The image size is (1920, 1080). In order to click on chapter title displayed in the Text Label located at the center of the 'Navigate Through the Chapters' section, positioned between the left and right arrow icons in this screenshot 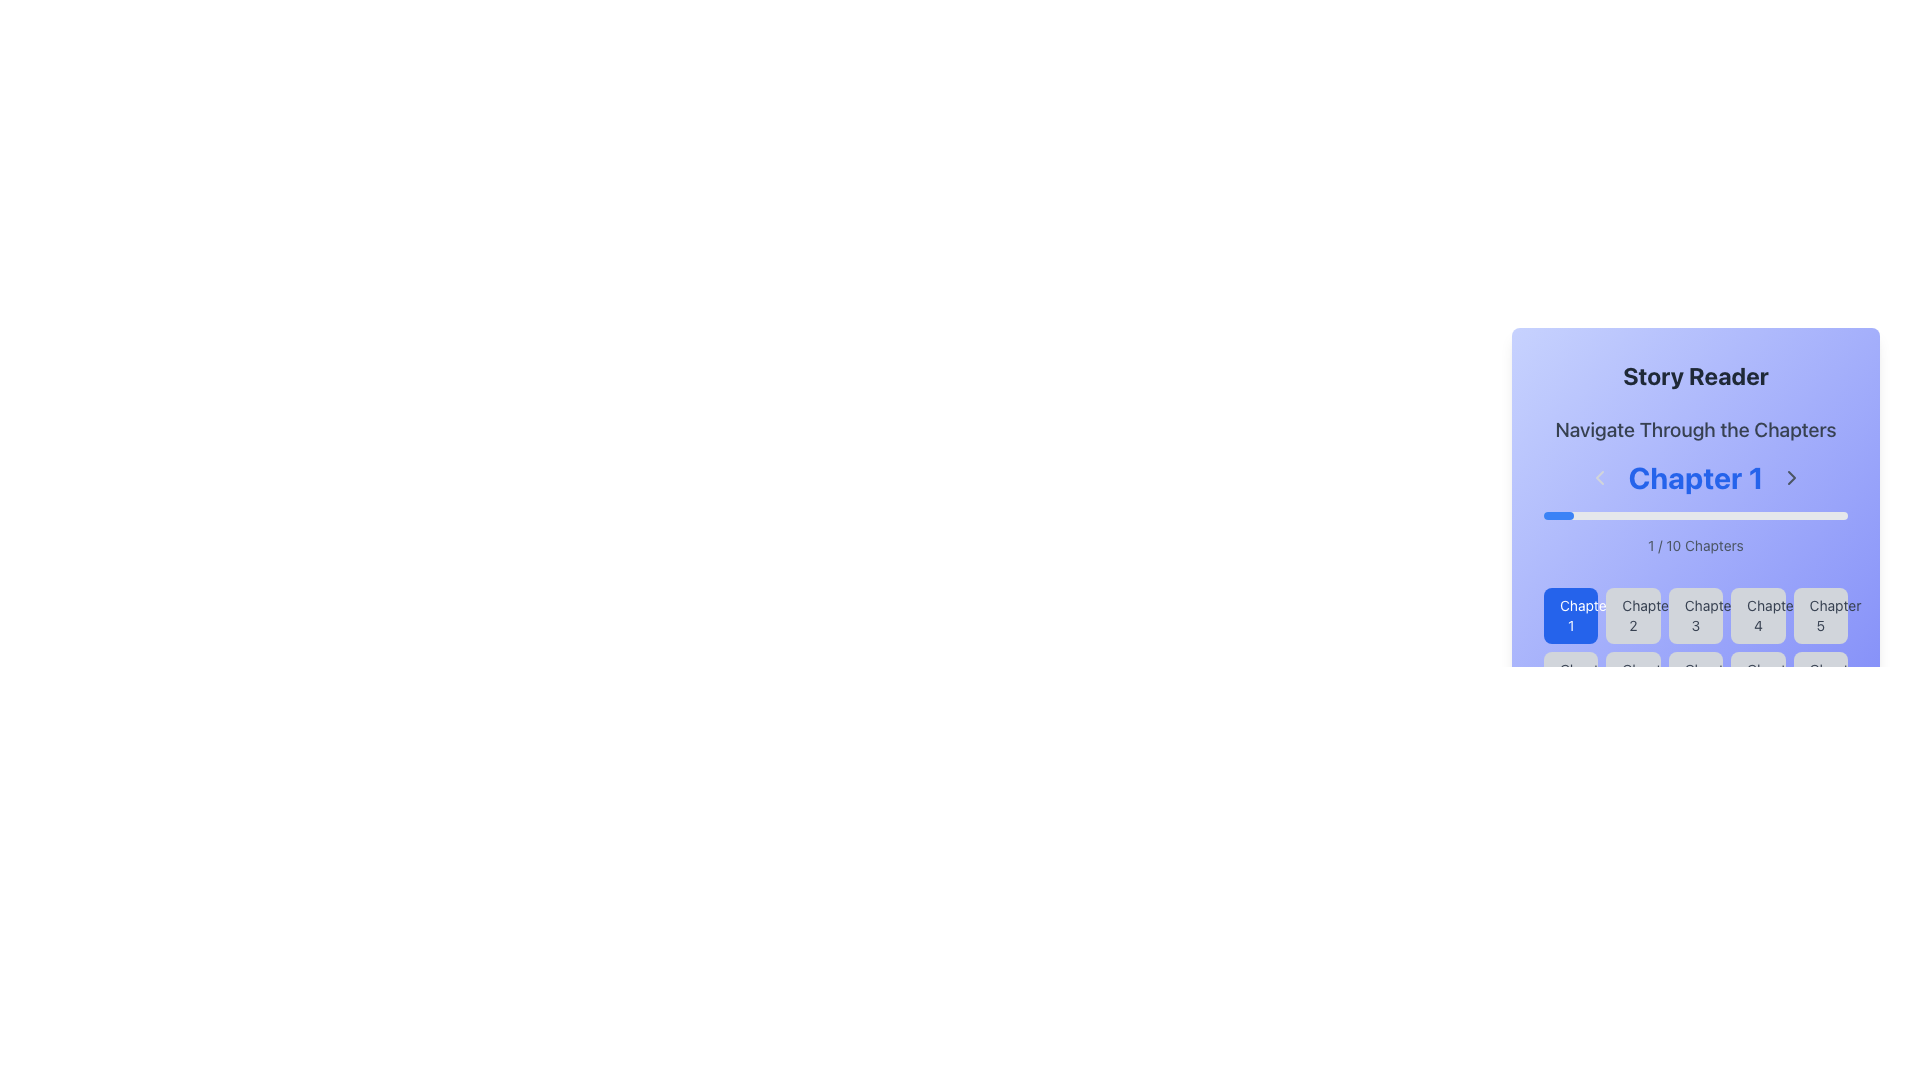, I will do `click(1694, 478)`.